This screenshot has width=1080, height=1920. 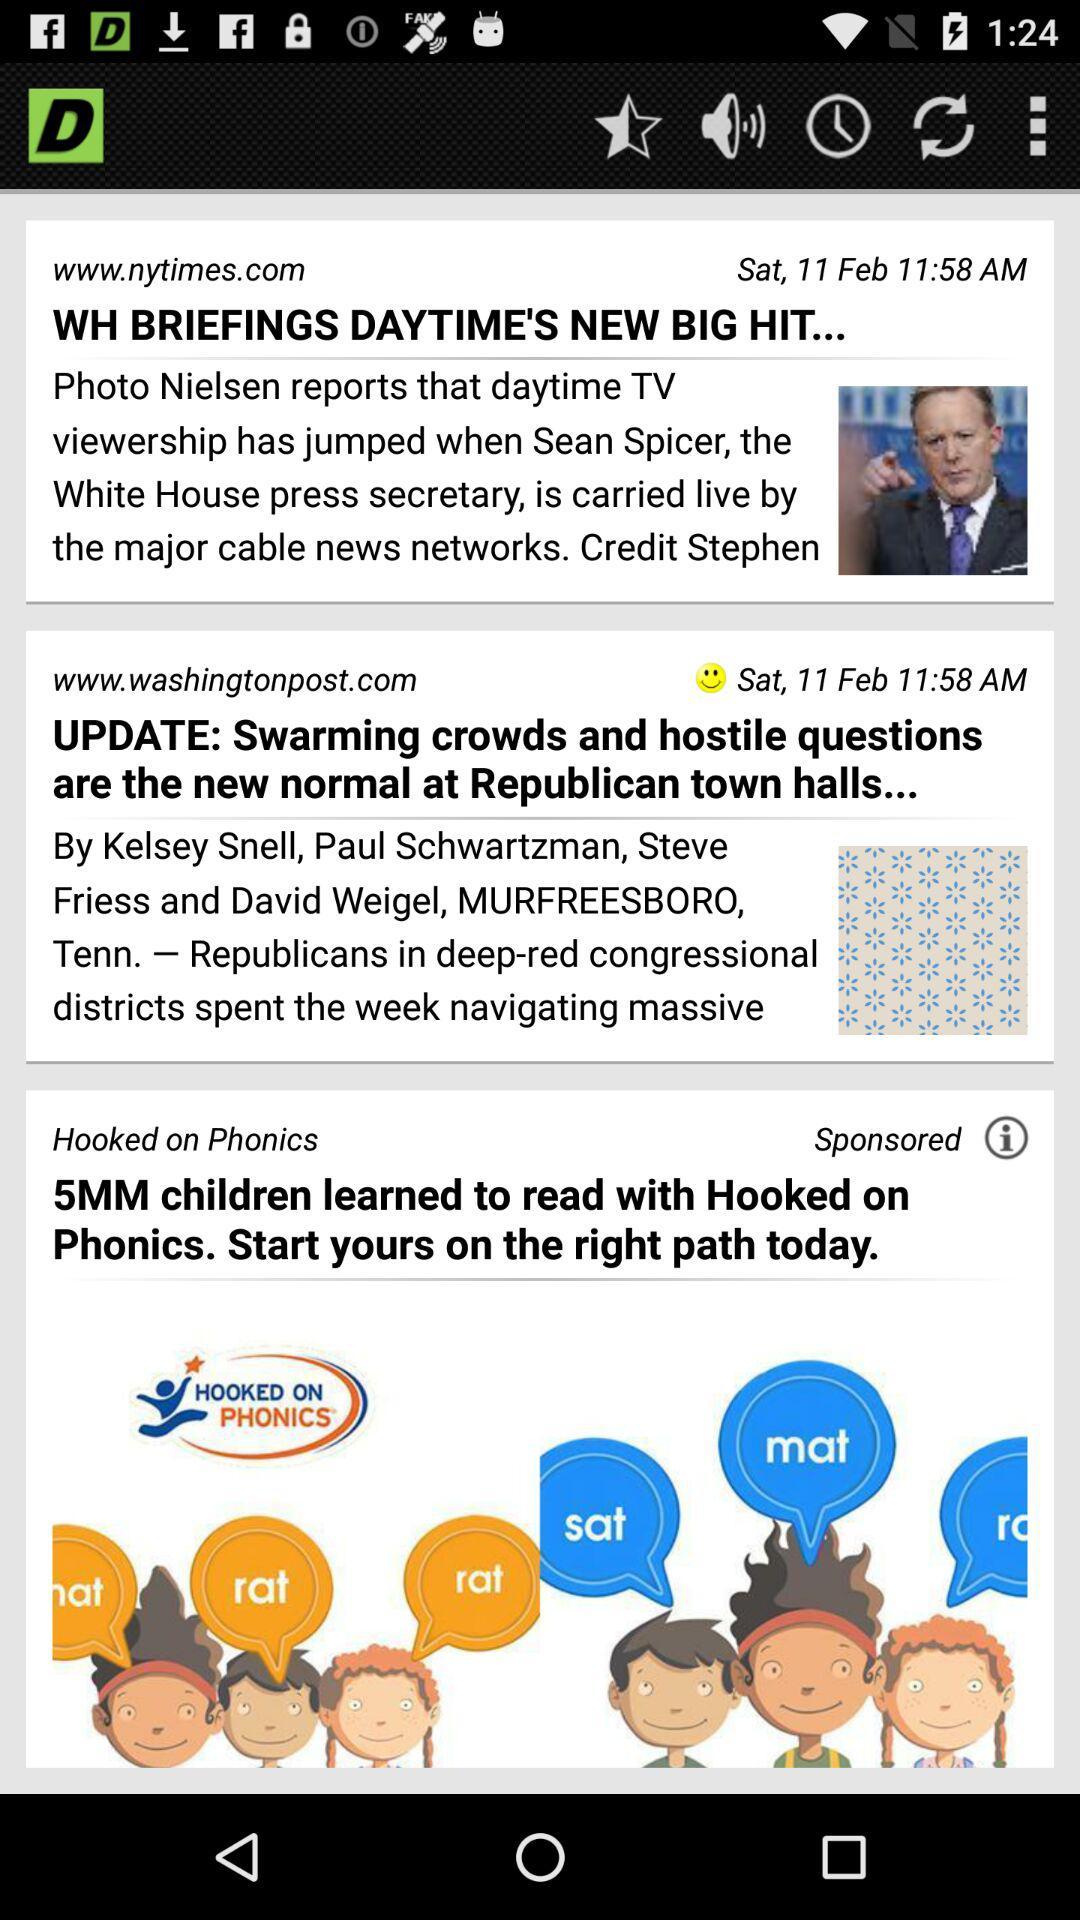 What do you see at coordinates (1006, 1137) in the screenshot?
I see `app next to sponsored item` at bounding box center [1006, 1137].